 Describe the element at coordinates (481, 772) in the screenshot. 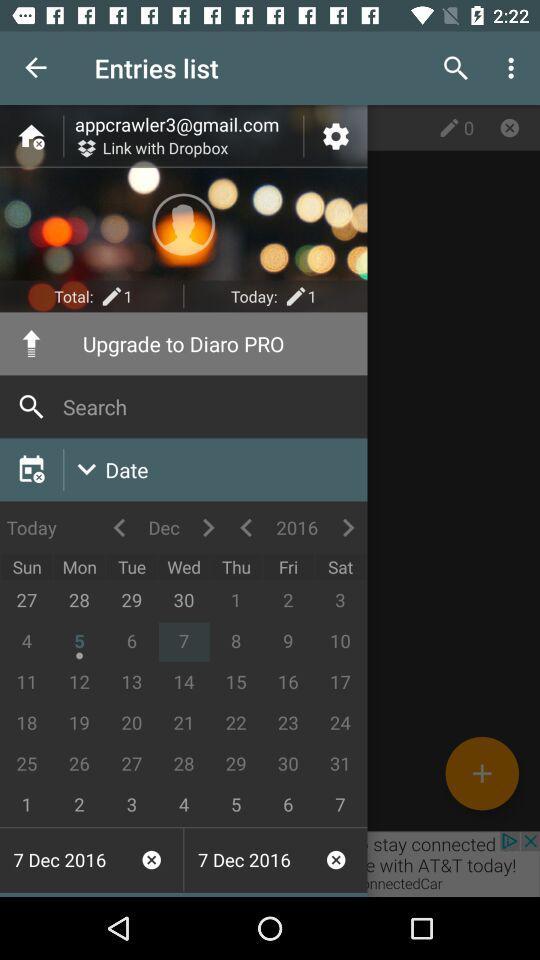

I see `the add icon` at that location.